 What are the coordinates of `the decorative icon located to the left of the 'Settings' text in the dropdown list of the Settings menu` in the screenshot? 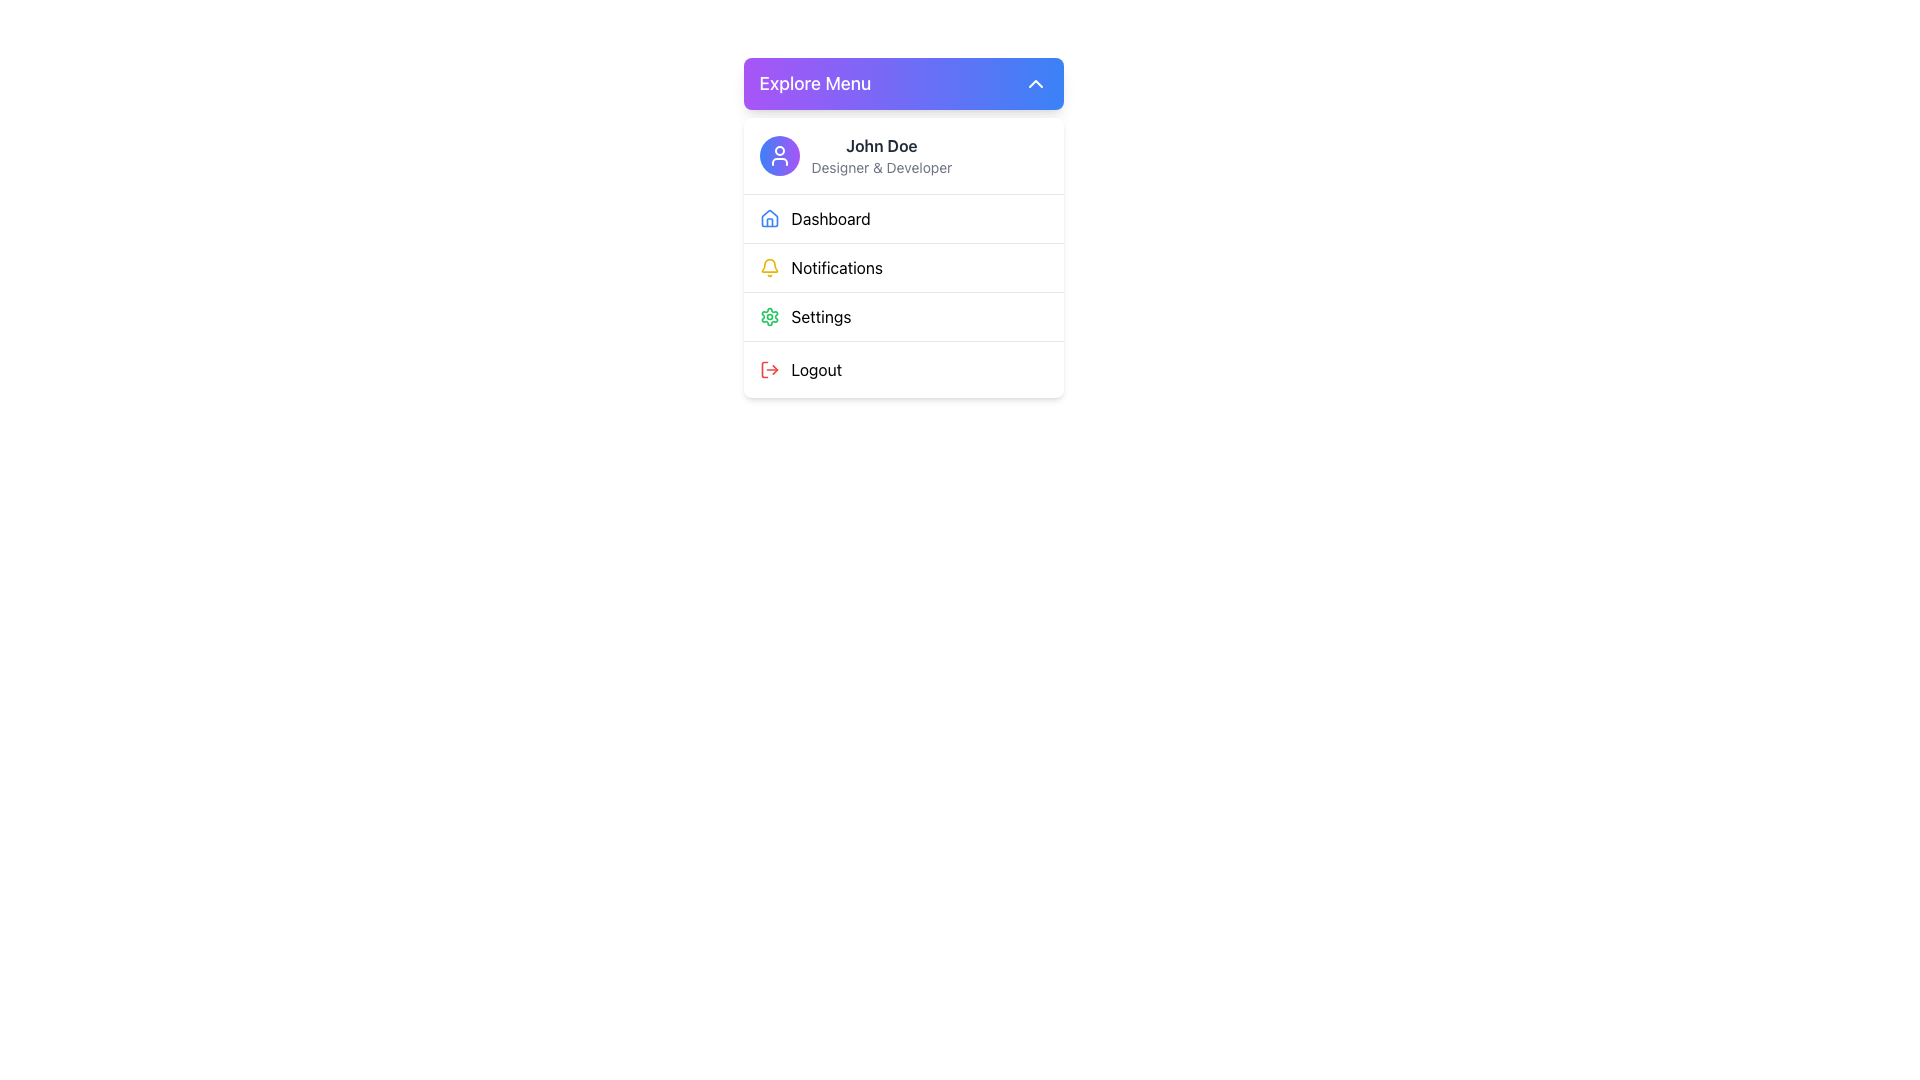 It's located at (768, 315).